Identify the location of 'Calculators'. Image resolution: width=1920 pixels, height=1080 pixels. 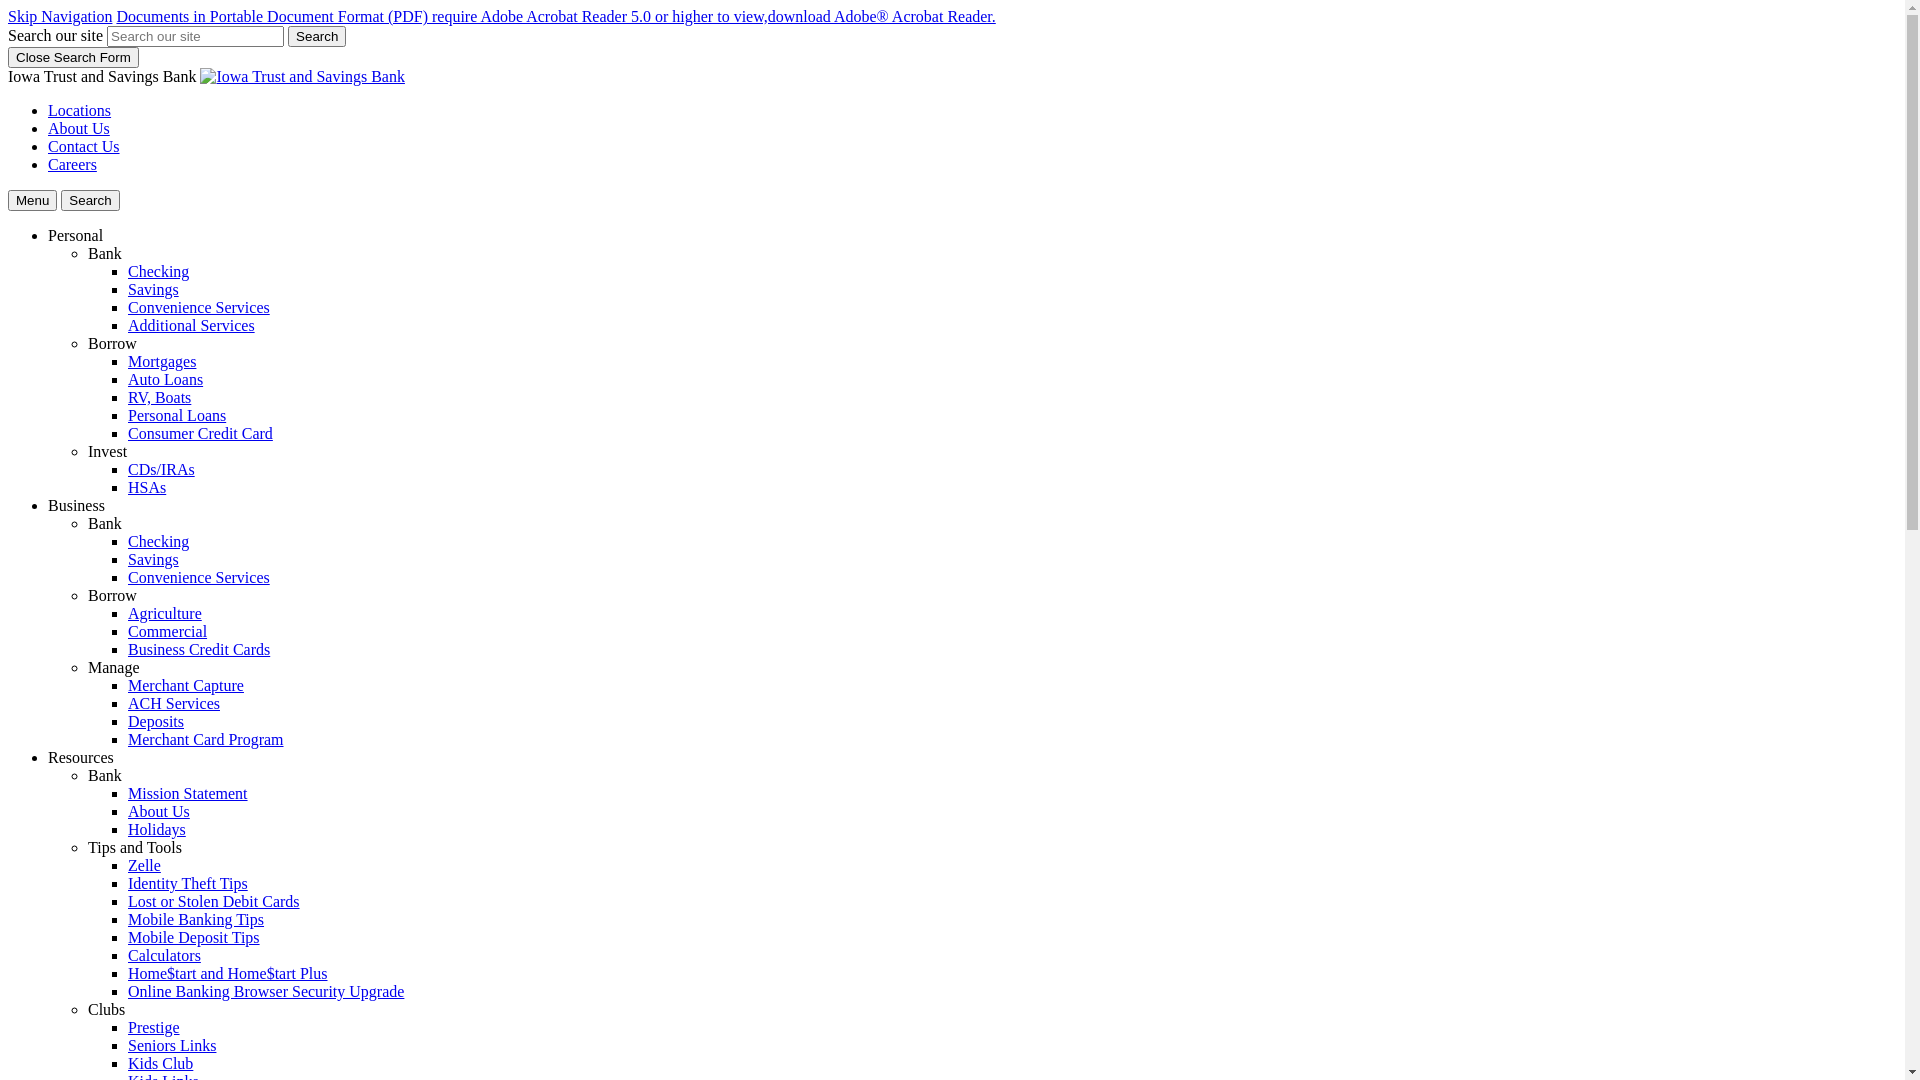
(127, 954).